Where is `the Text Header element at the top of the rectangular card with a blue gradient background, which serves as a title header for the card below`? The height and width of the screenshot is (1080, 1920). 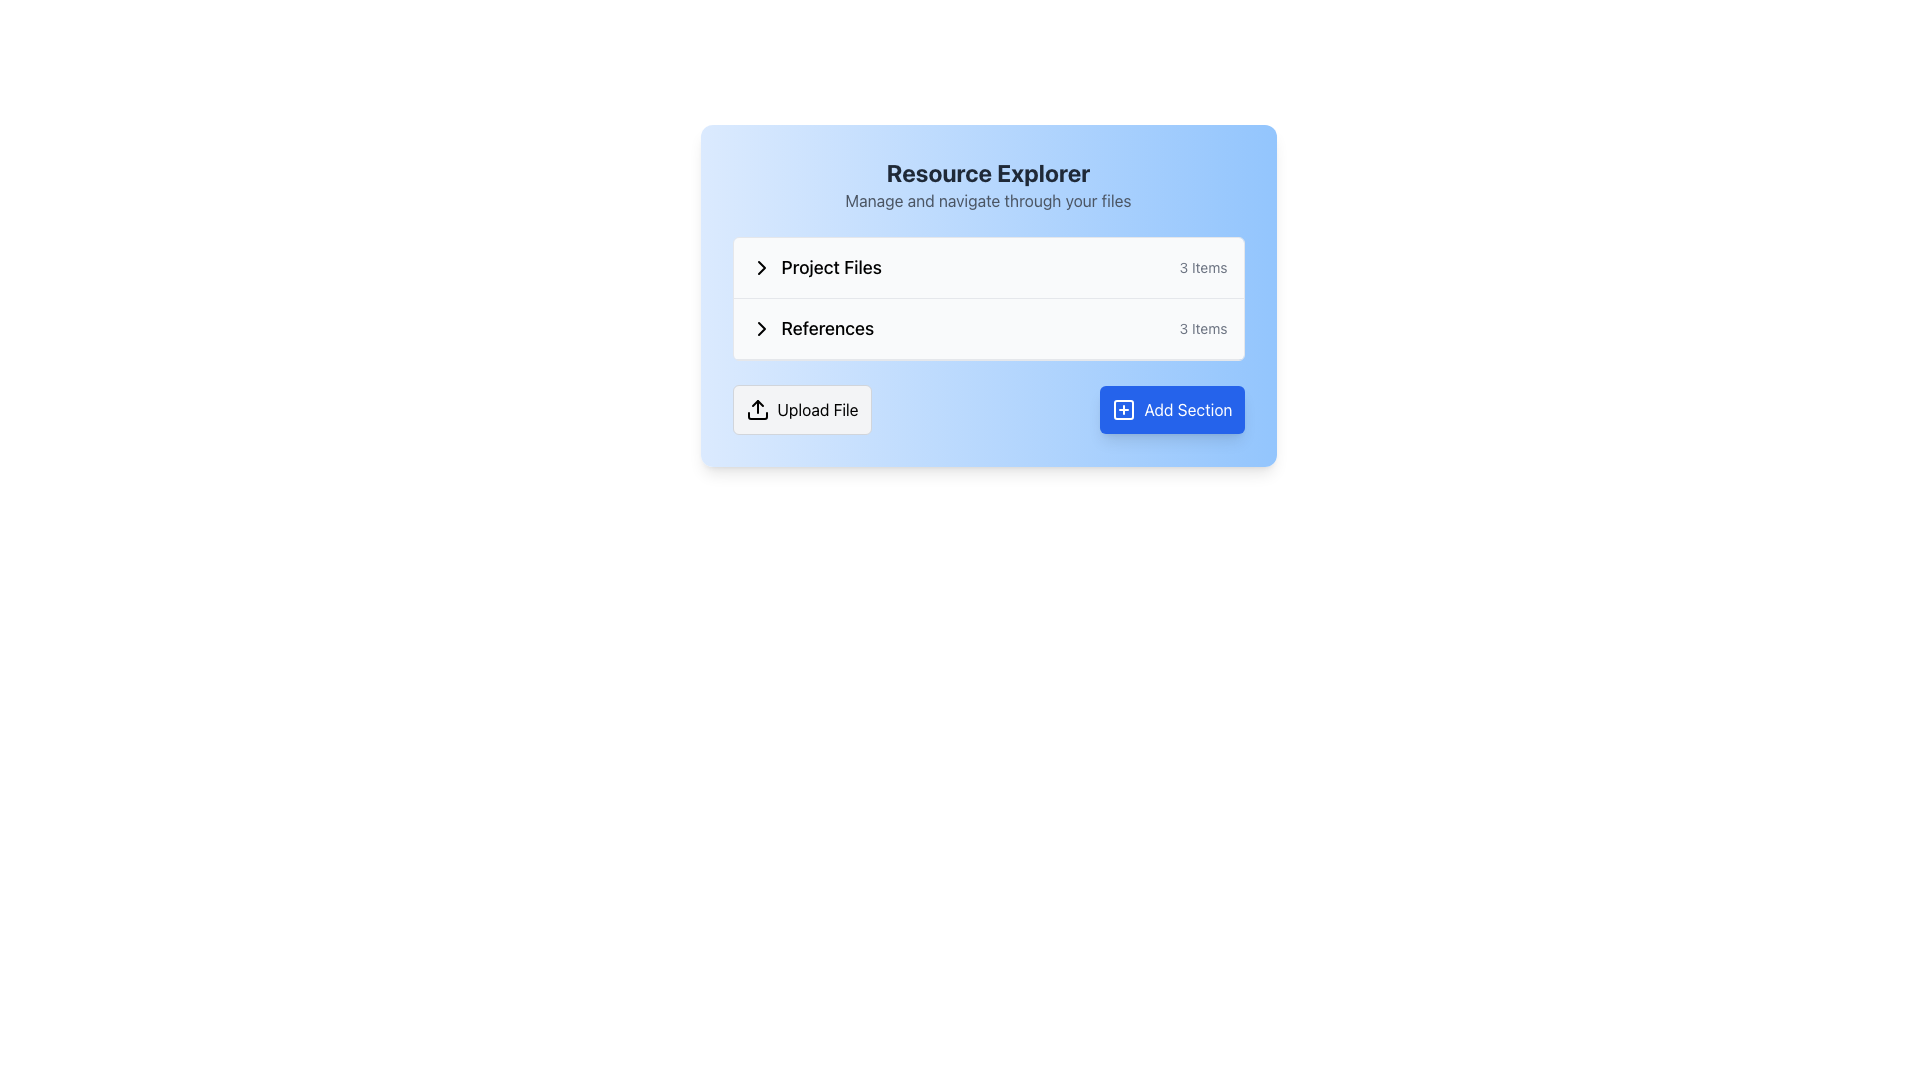 the Text Header element at the top of the rectangular card with a blue gradient background, which serves as a title header for the card below is located at coordinates (988, 185).